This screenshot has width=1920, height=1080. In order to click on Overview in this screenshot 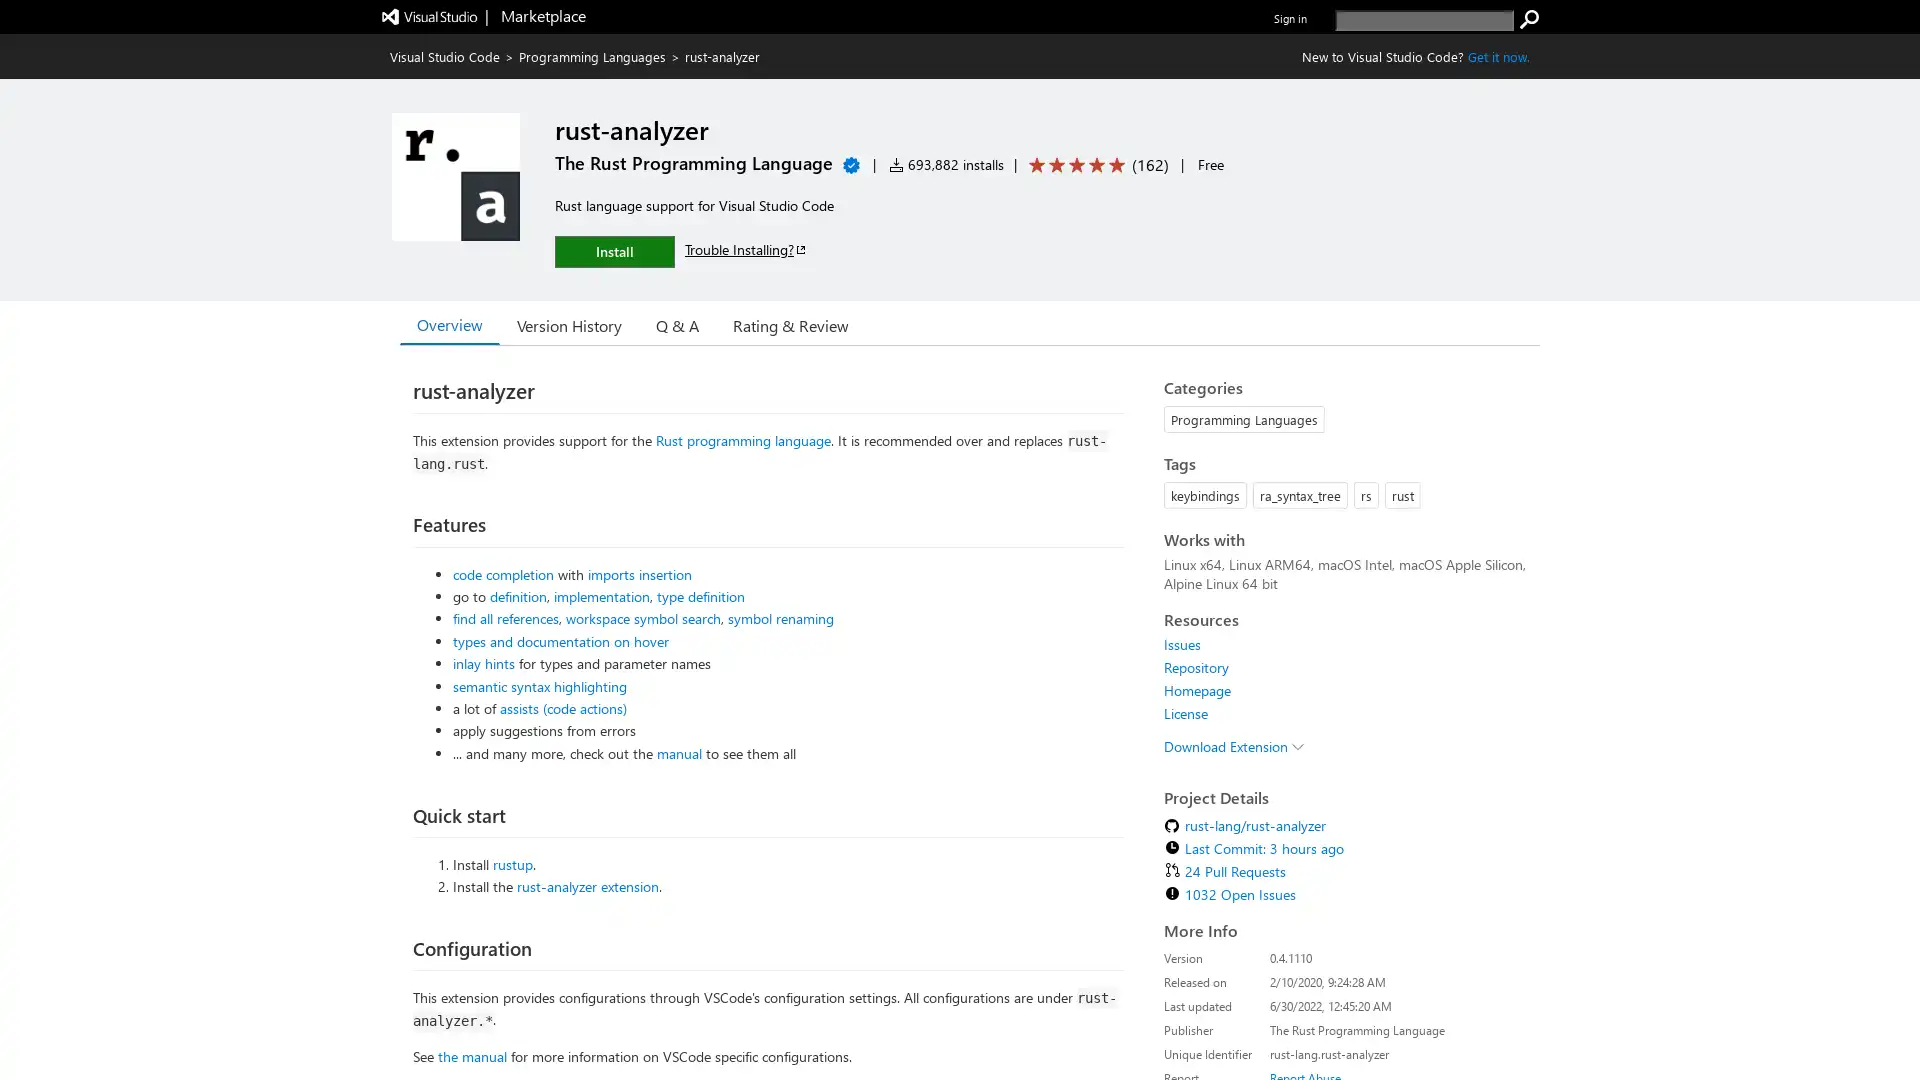, I will do `click(449, 323)`.